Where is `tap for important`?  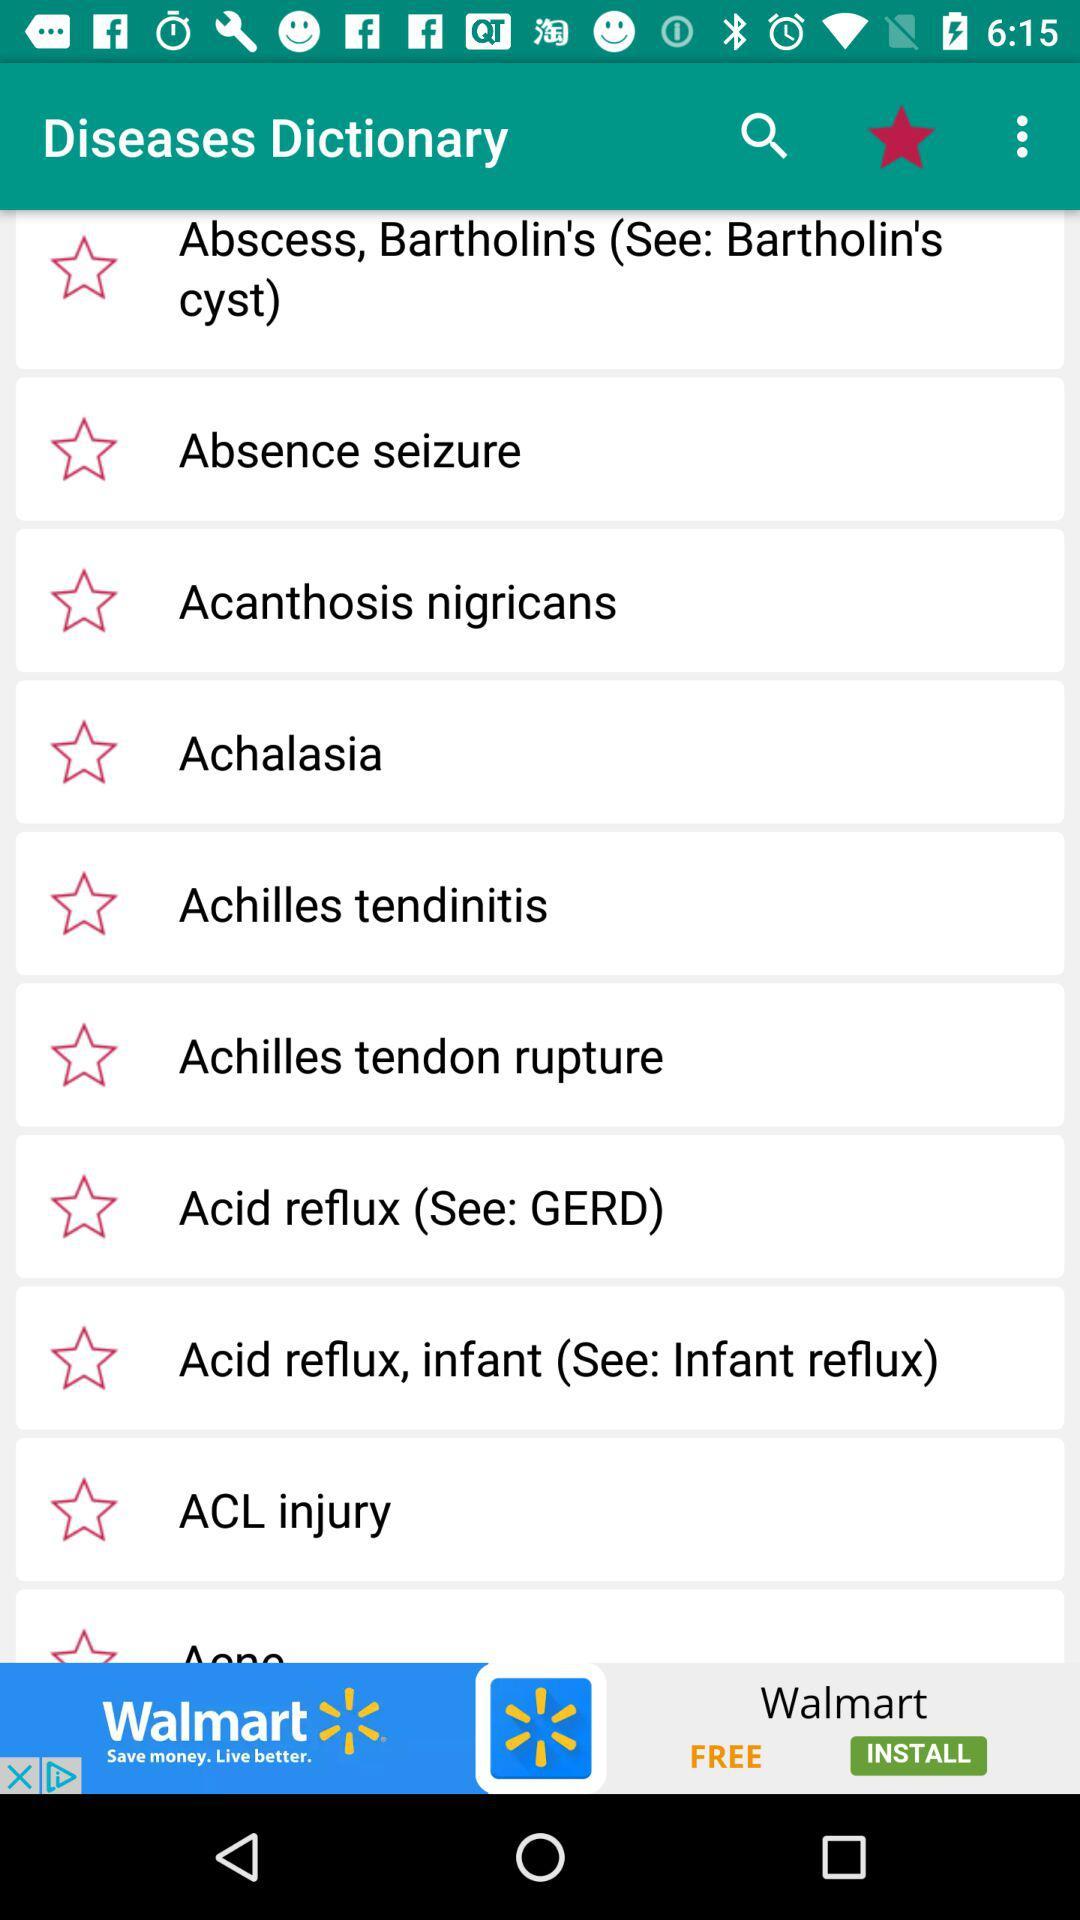 tap for important is located at coordinates (83, 1640).